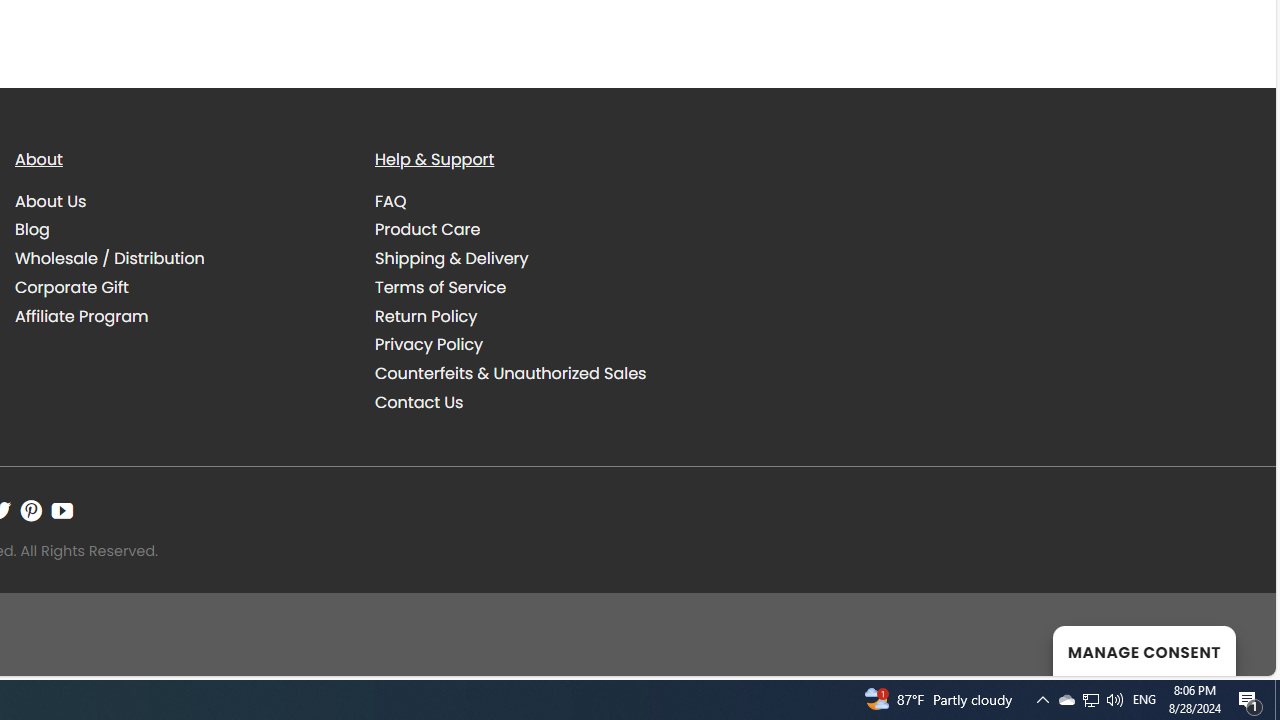 The width and height of the screenshot is (1280, 720). What do you see at coordinates (439, 286) in the screenshot?
I see `'Terms of Service'` at bounding box center [439, 286].